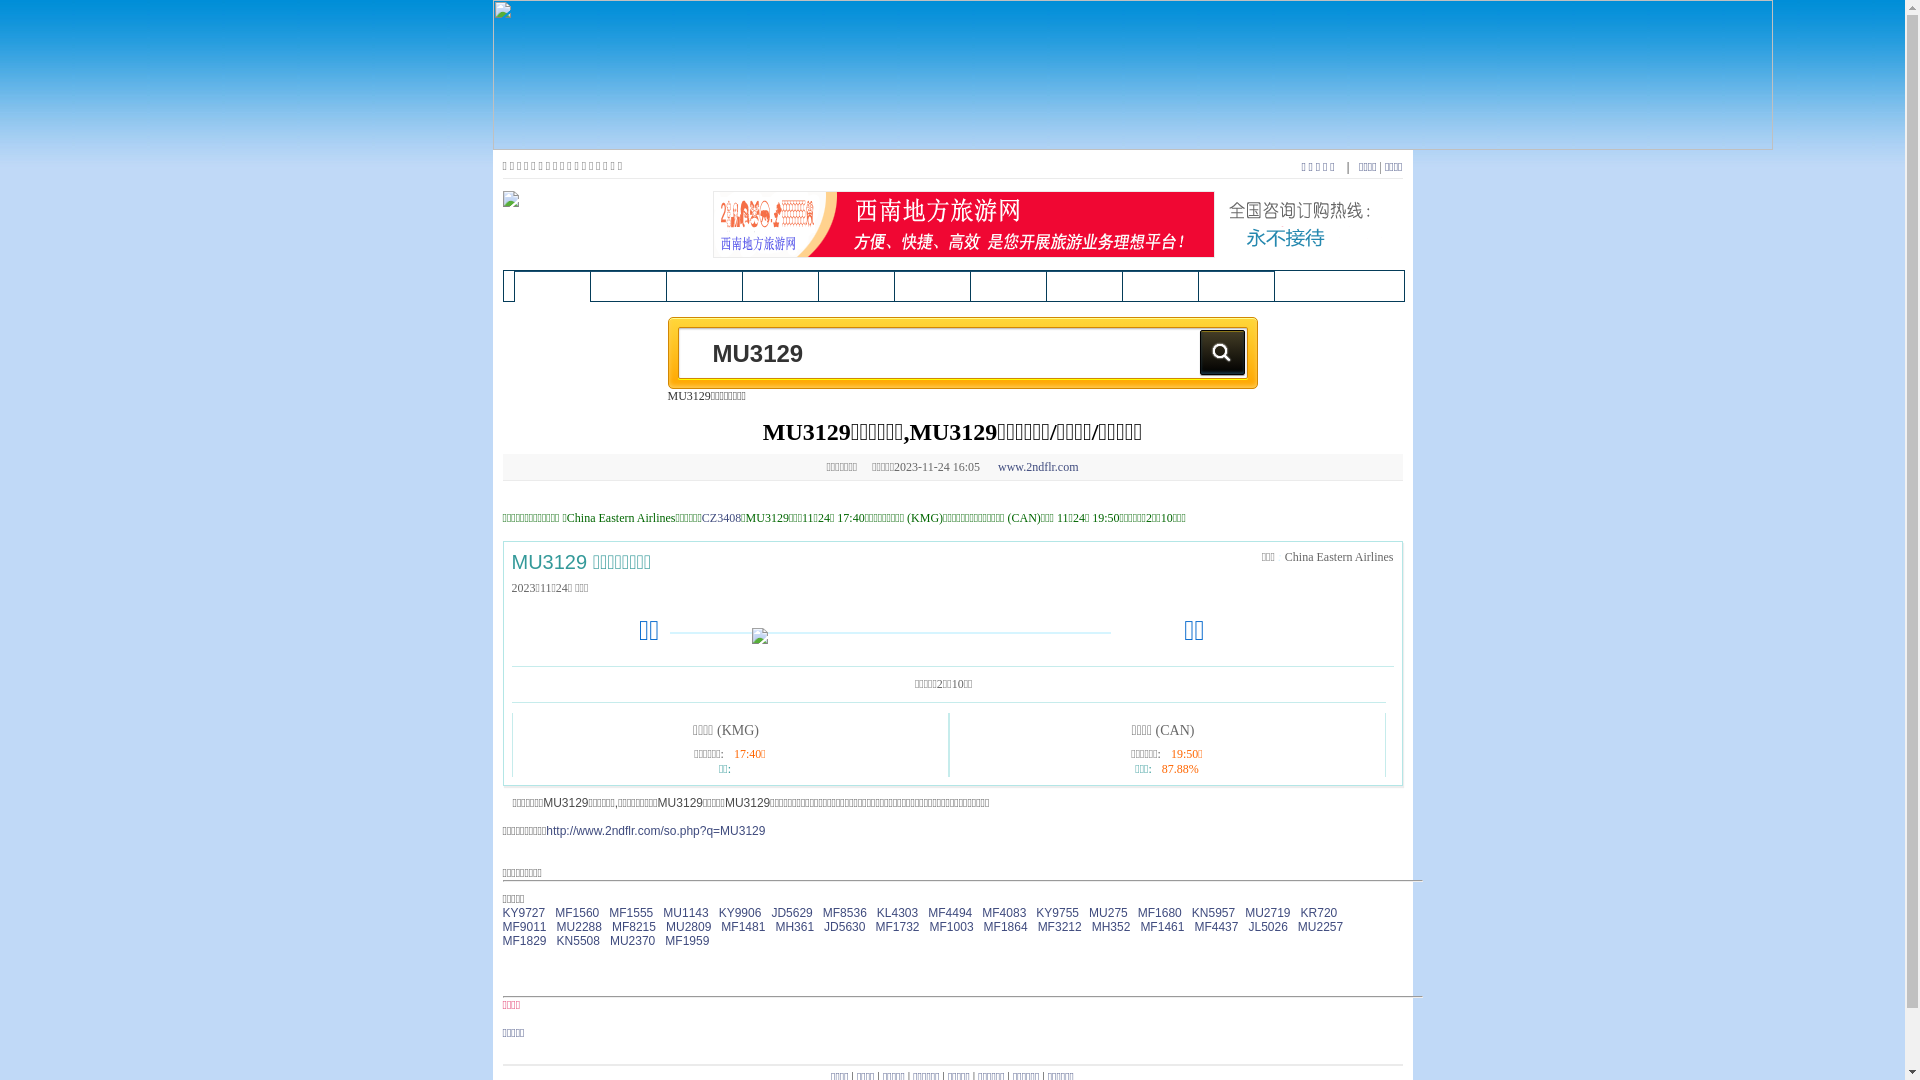  What do you see at coordinates (720, 516) in the screenshot?
I see `'CZ3408'` at bounding box center [720, 516].